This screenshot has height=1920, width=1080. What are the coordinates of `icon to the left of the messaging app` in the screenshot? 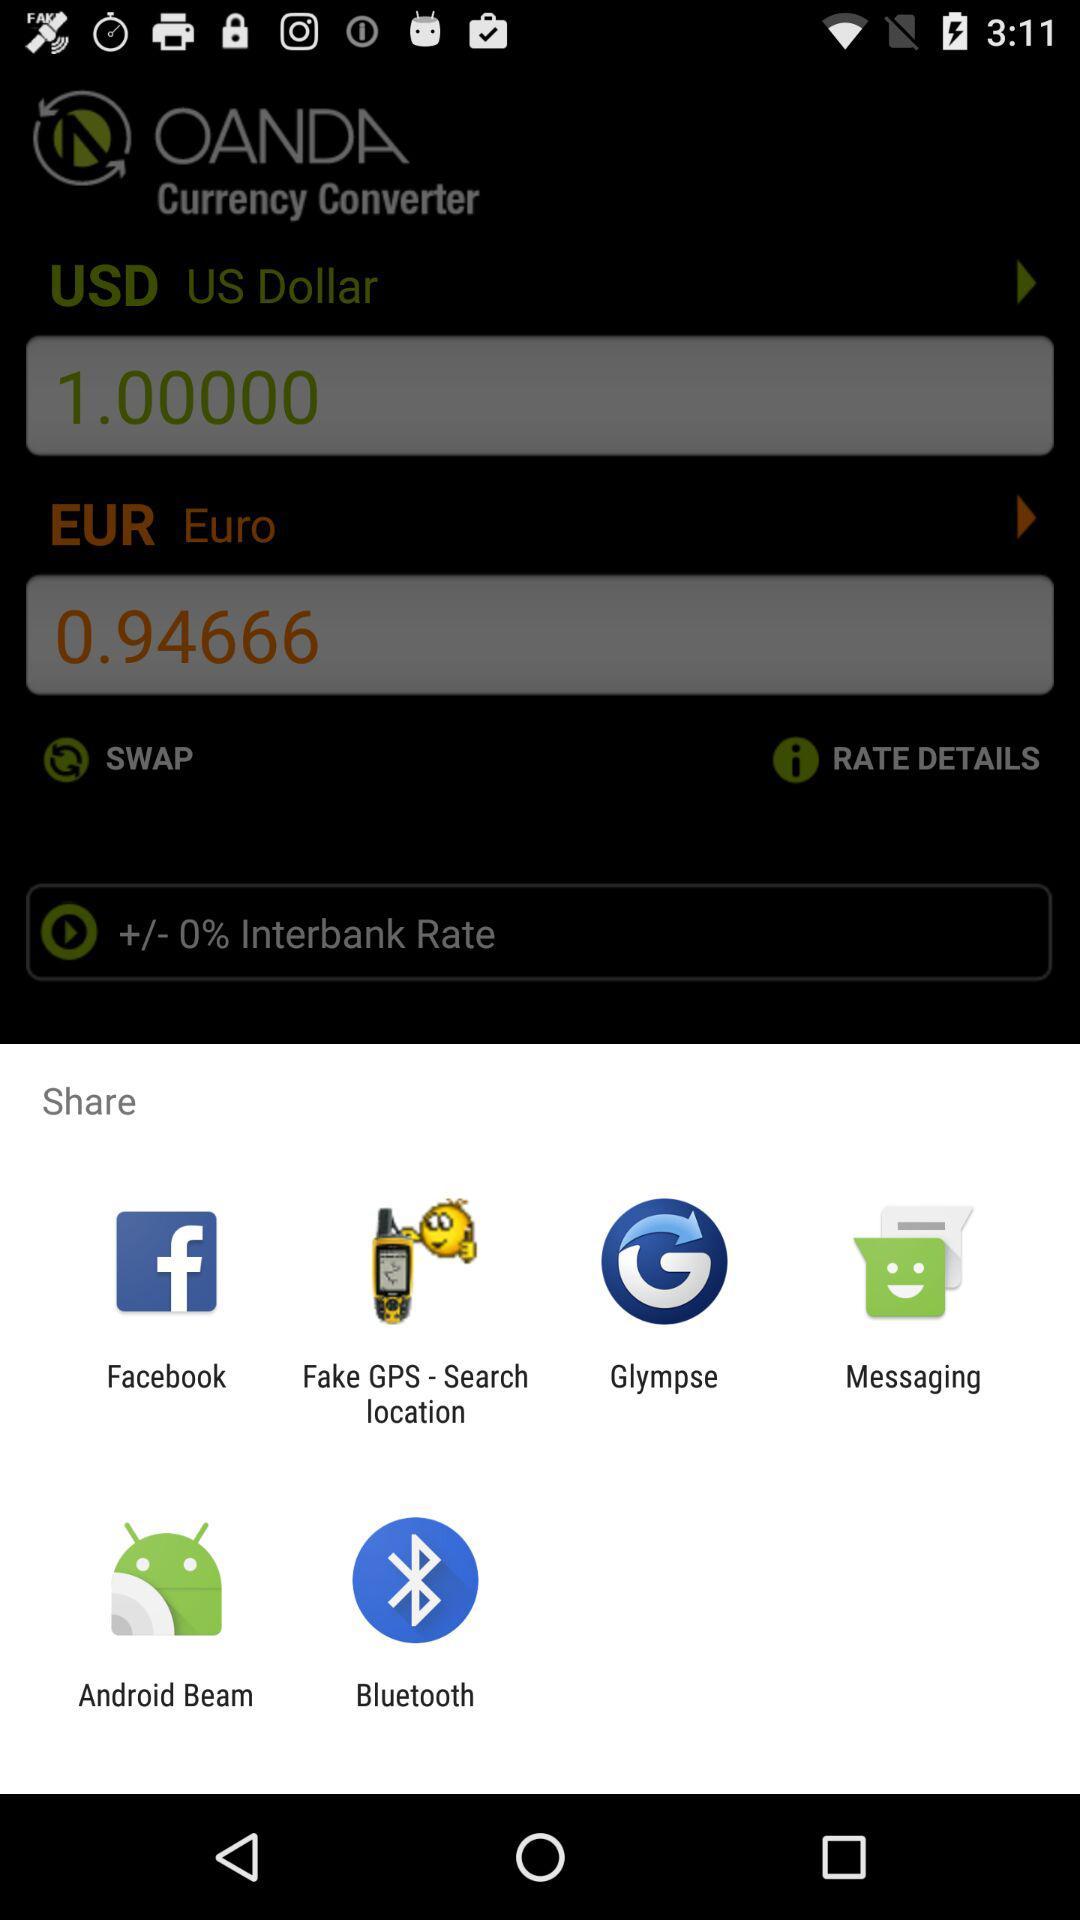 It's located at (664, 1392).